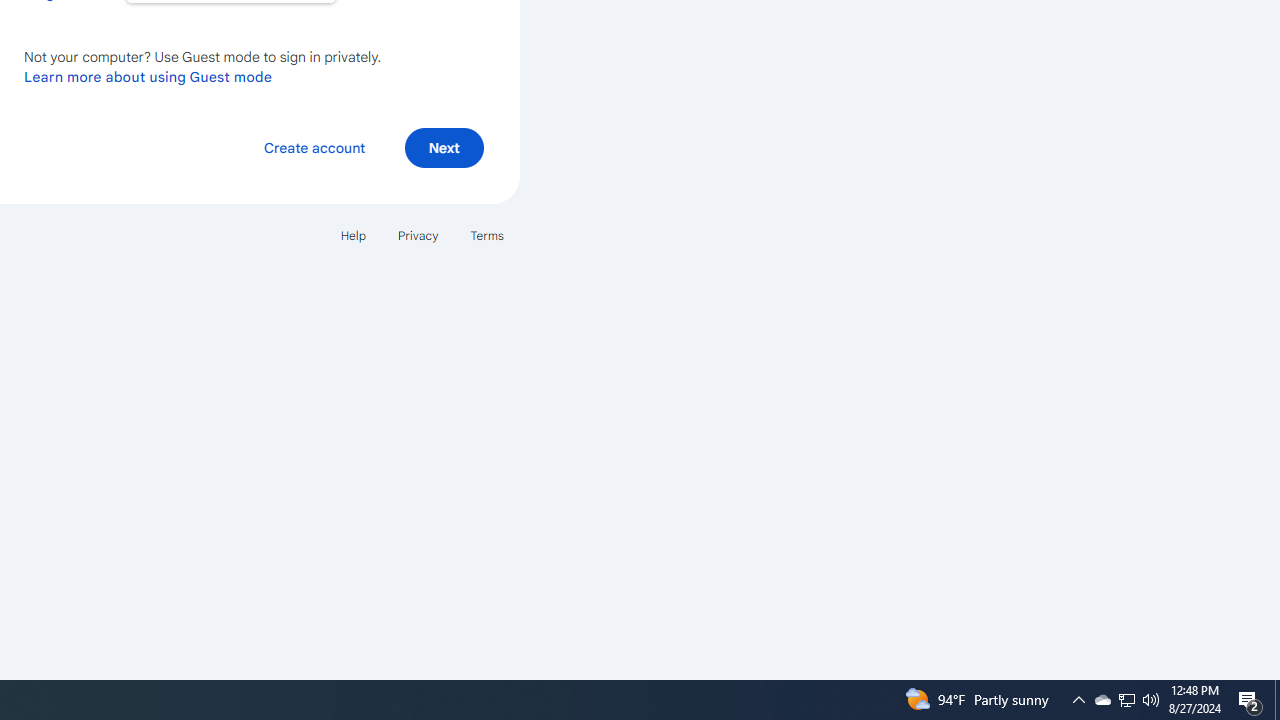 This screenshot has height=720, width=1280. What do you see at coordinates (352, 234) in the screenshot?
I see `'Help'` at bounding box center [352, 234].